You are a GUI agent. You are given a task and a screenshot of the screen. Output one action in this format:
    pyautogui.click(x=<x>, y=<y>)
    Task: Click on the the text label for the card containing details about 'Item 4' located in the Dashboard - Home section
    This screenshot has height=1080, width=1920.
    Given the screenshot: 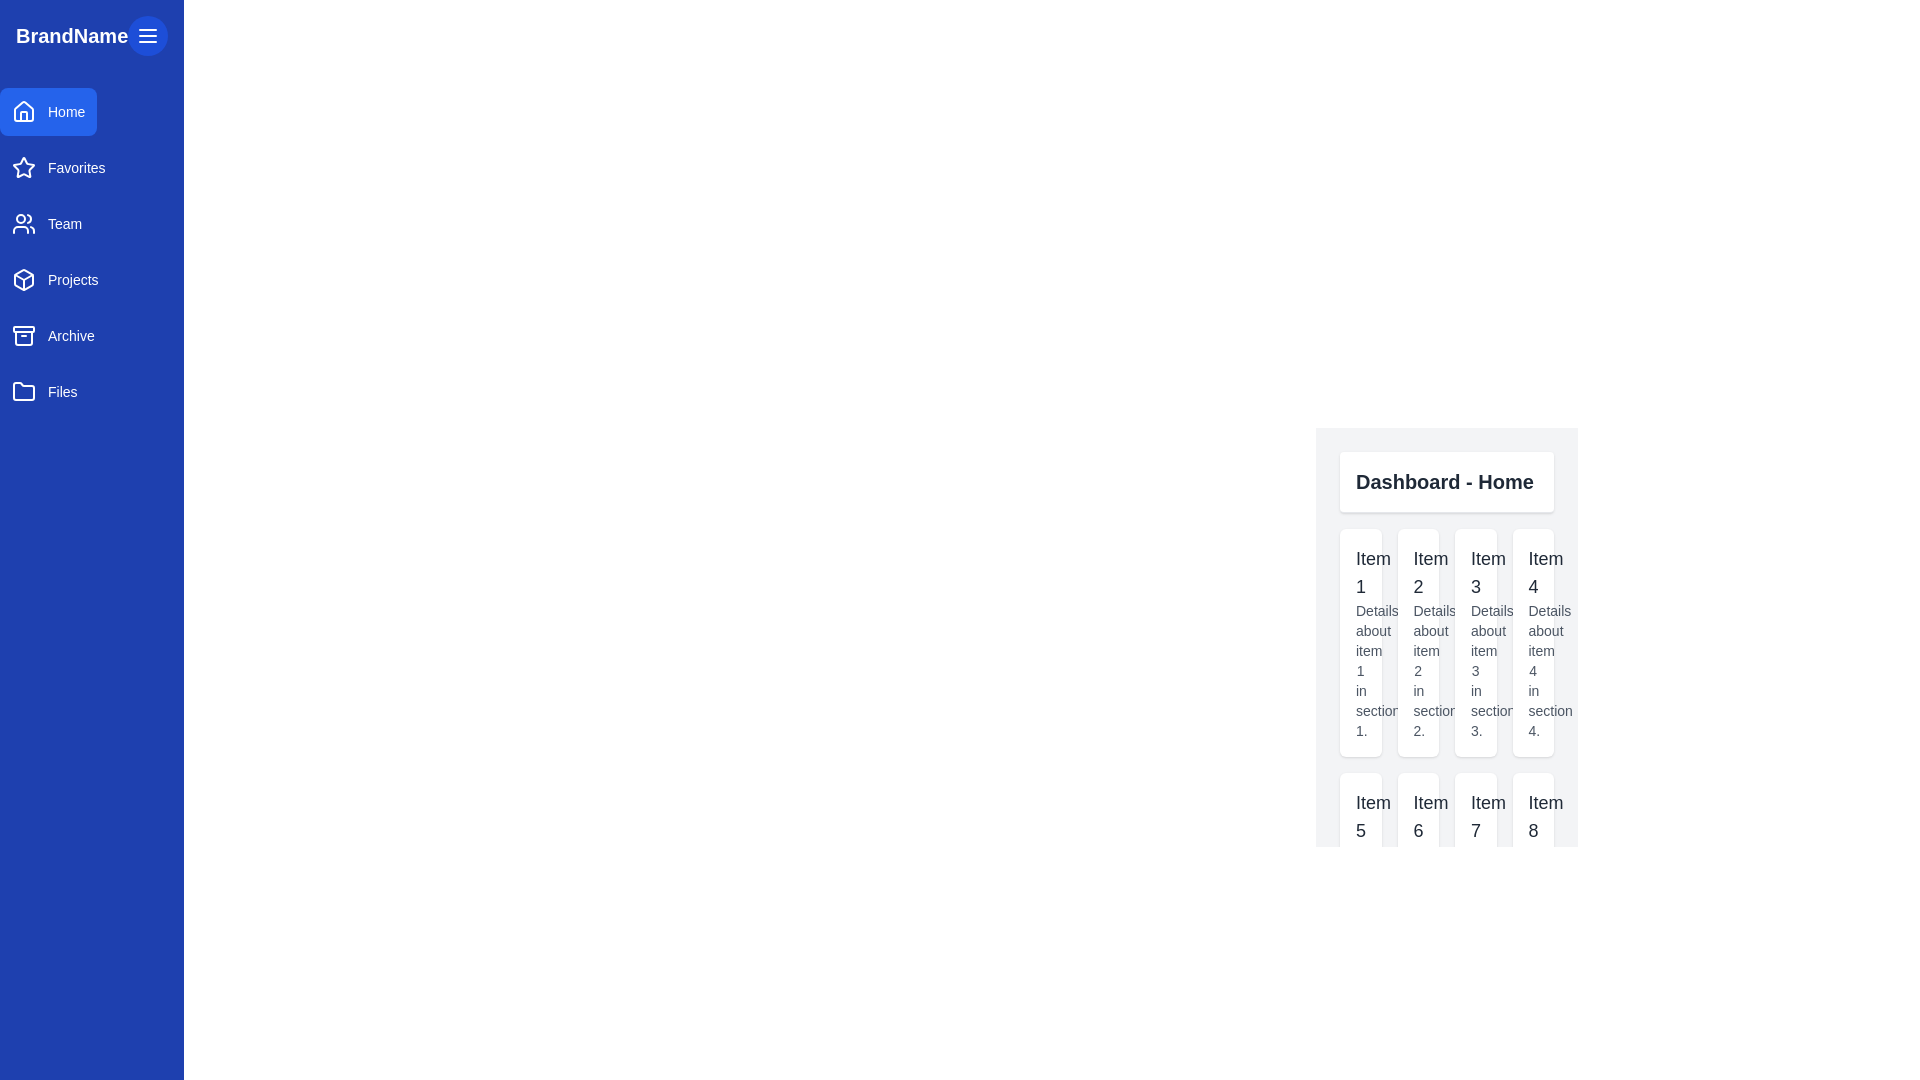 What is the action you would take?
    pyautogui.click(x=1532, y=573)
    